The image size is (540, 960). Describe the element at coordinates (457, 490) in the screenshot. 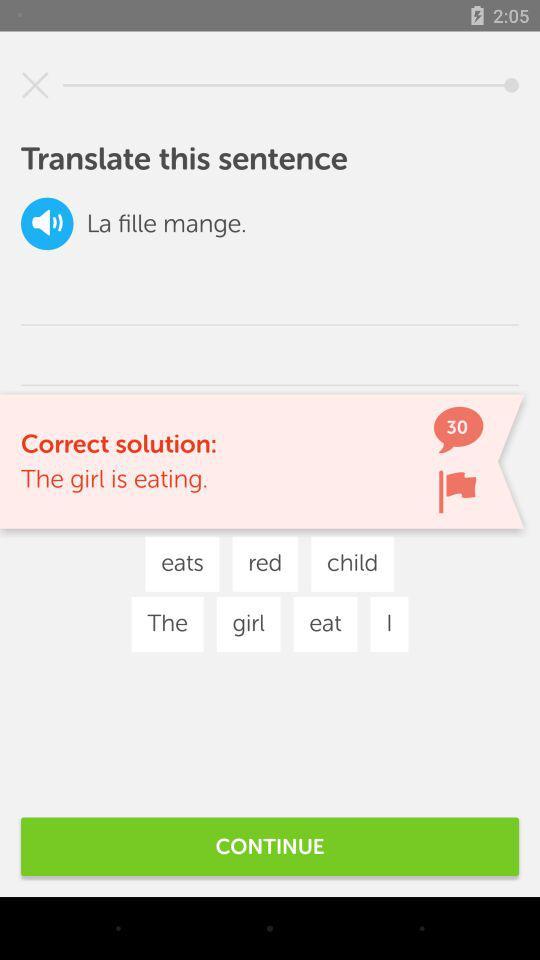

I see `flag button` at that location.